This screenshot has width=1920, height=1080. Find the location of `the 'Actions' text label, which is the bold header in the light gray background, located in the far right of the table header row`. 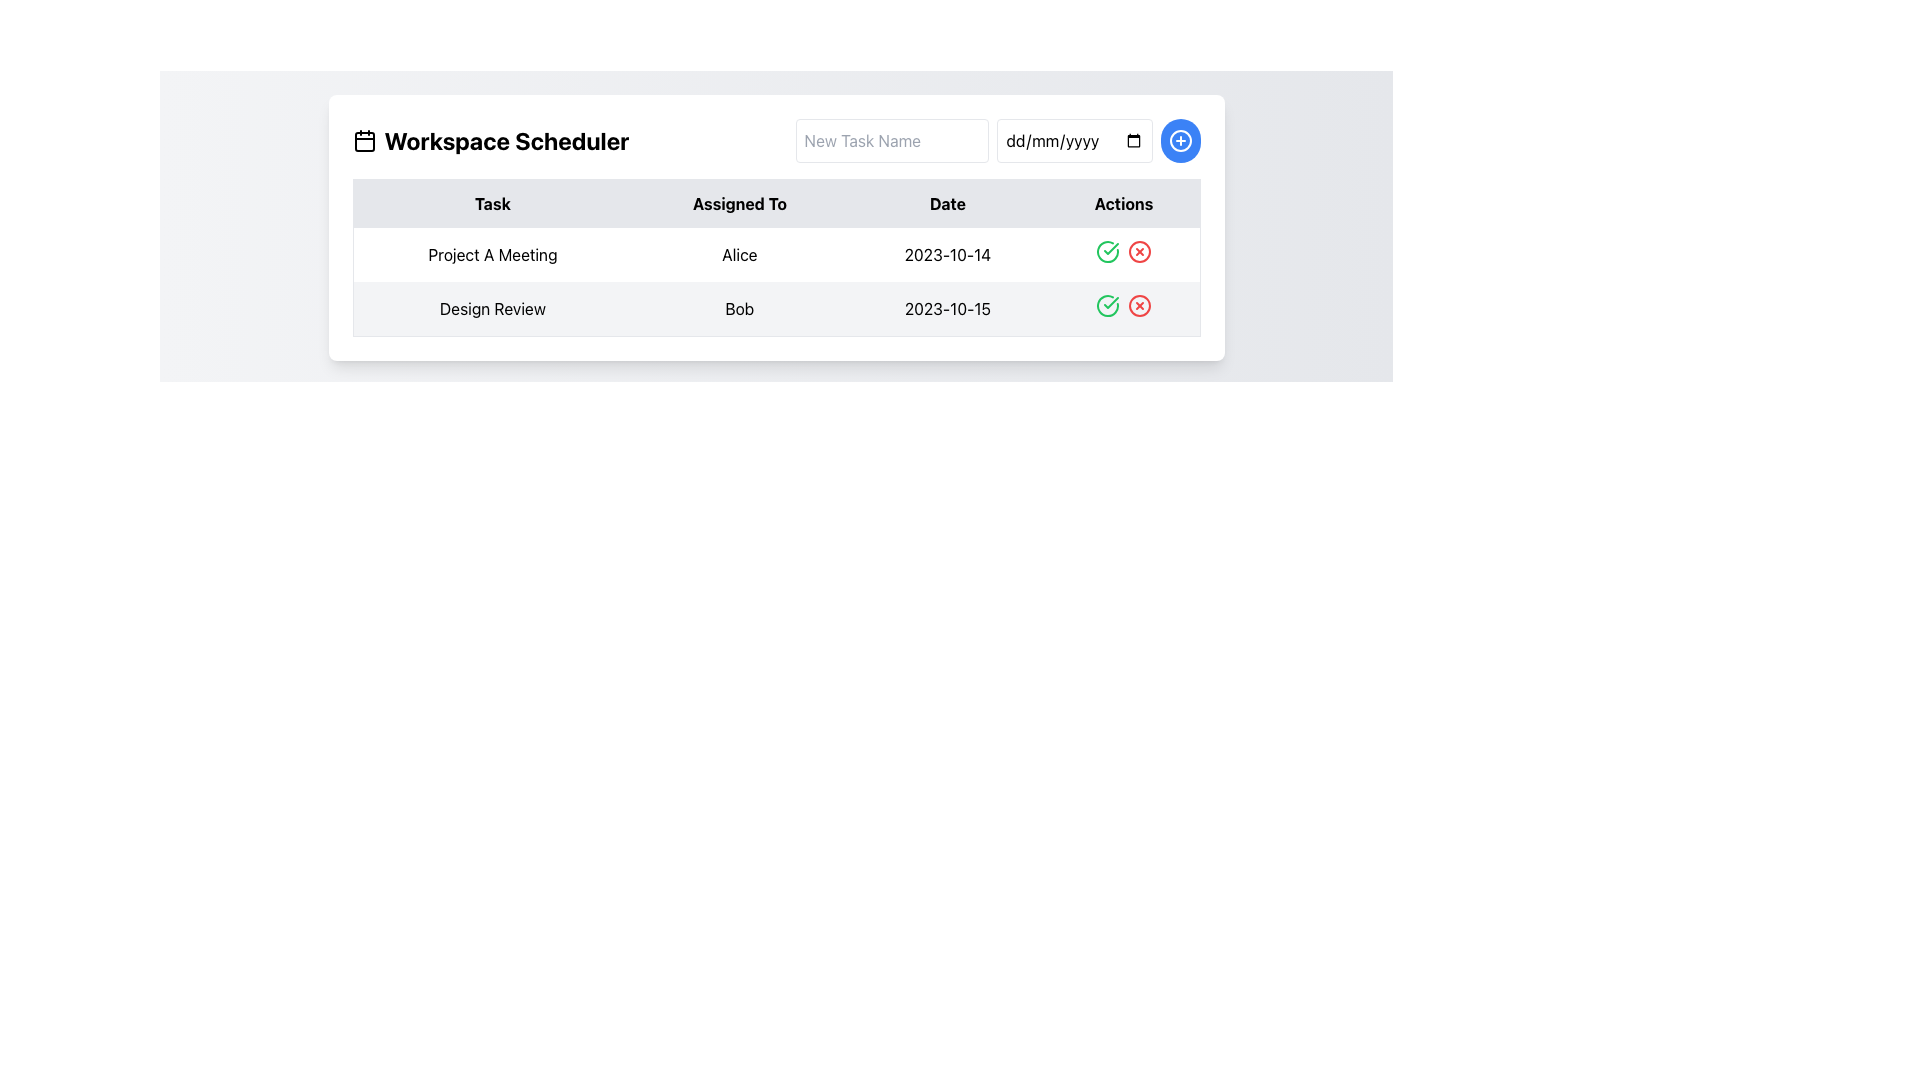

the 'Actions' text label, which is the bold header in the light gray background, located in the far right of the table header row is located at coordinates (1124, 203).